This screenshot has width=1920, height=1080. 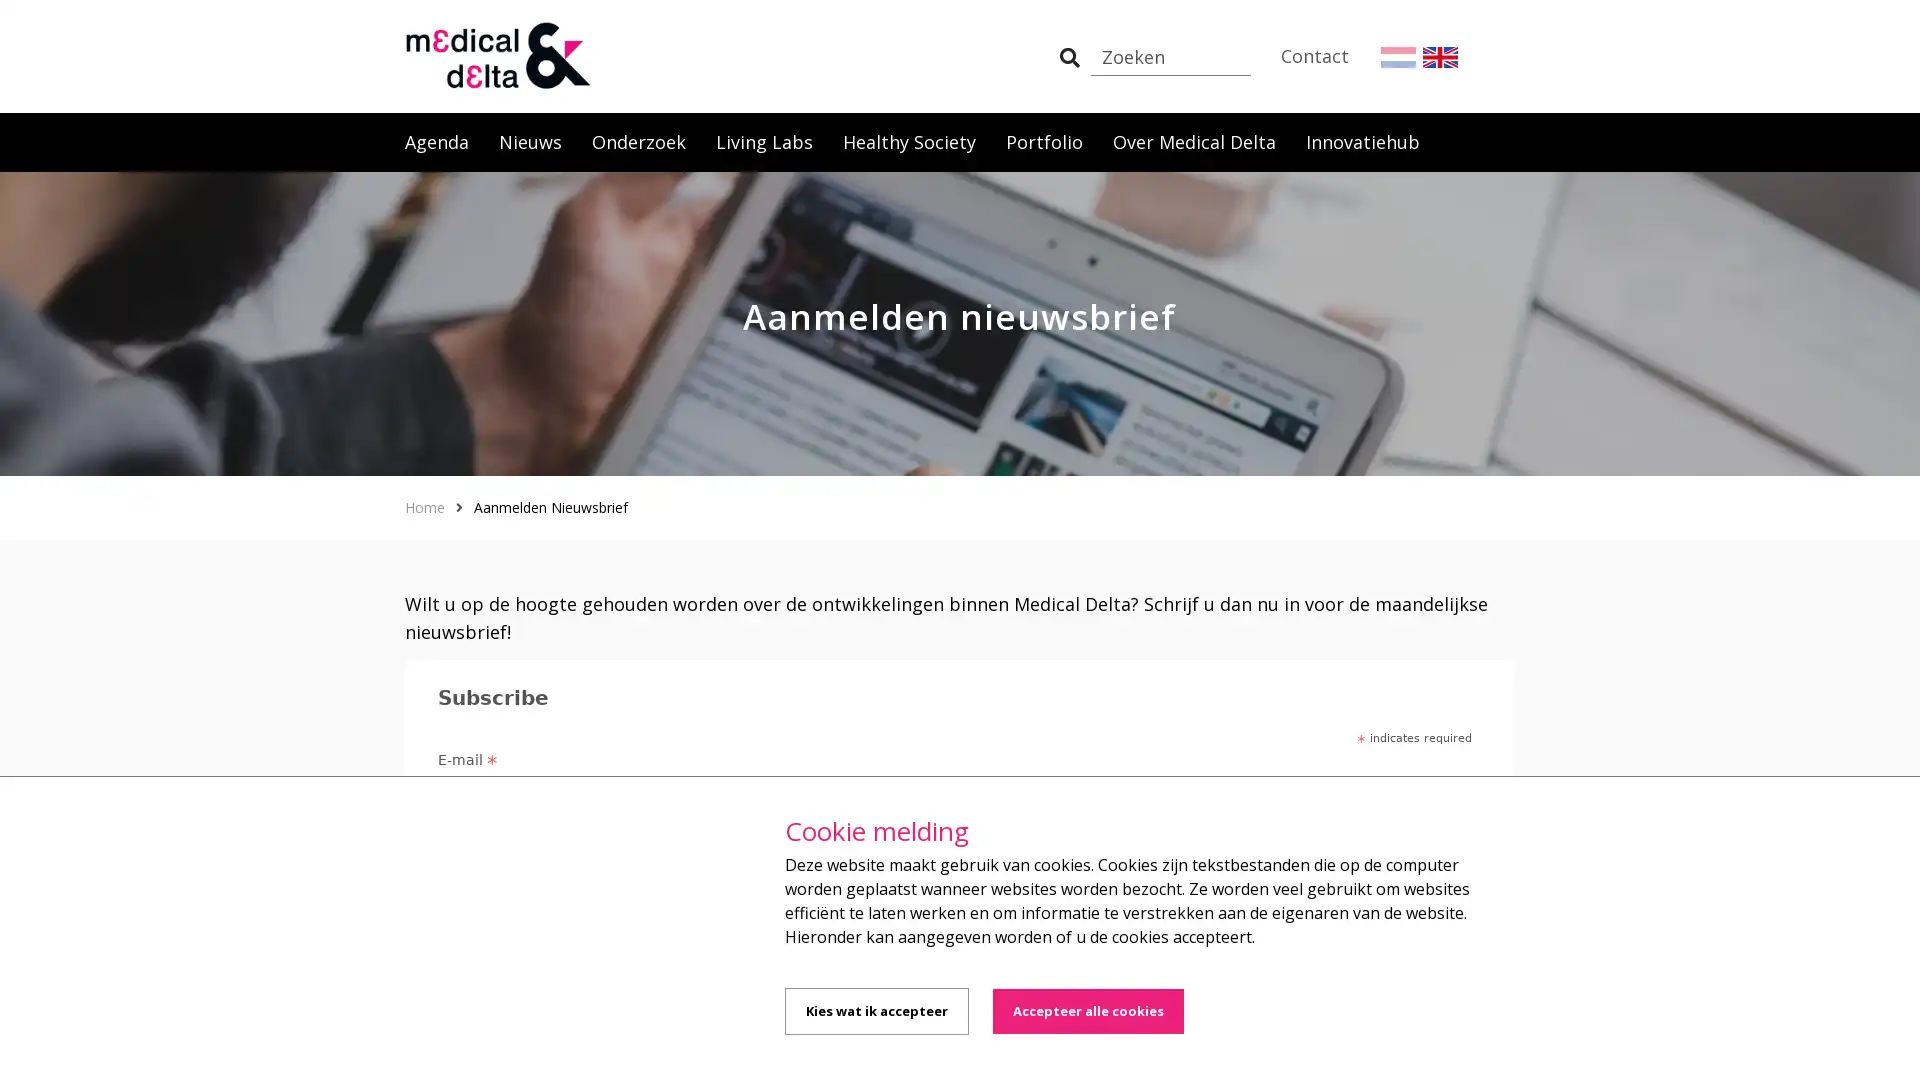 I want to click on Accepteer alle cookies, so click(x=1087, y=1011).